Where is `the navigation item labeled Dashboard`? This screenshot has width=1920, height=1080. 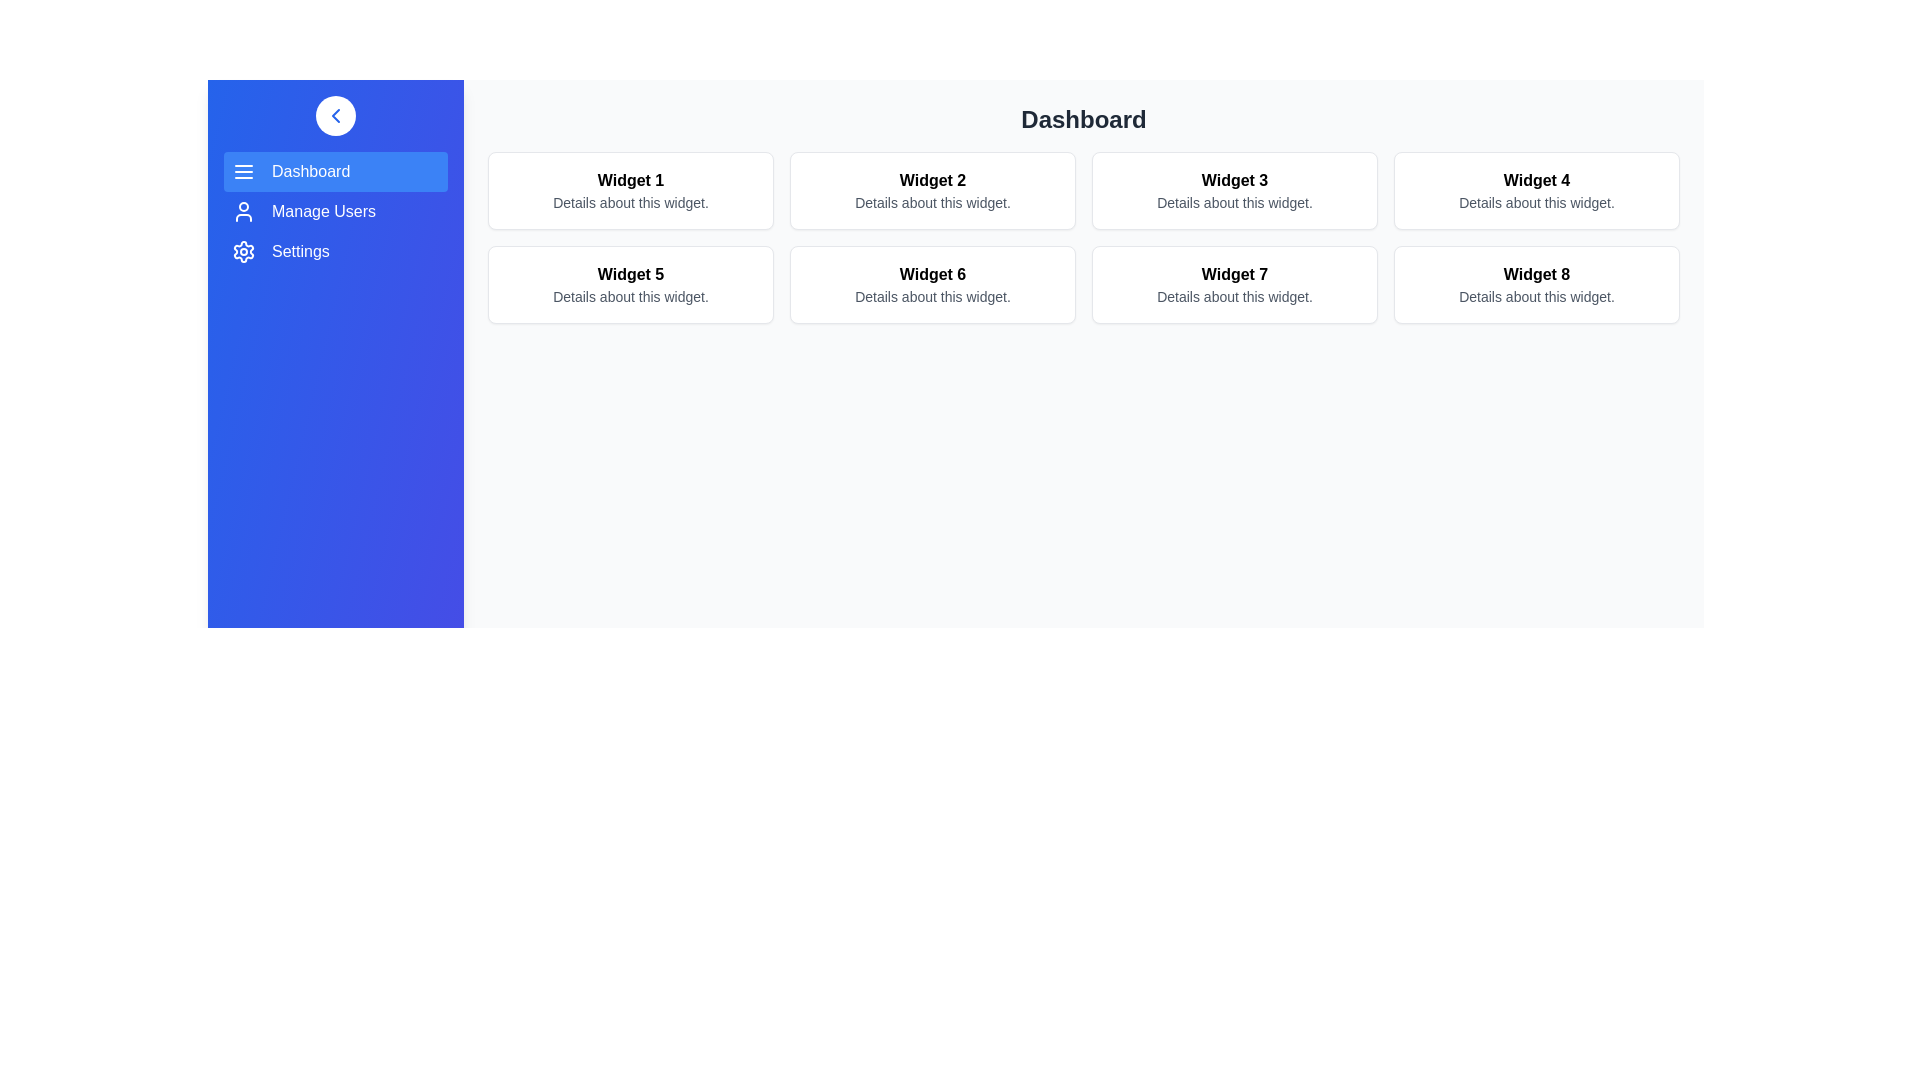 the navigation item labeled Dashboard is located at coordinates (336, 171).